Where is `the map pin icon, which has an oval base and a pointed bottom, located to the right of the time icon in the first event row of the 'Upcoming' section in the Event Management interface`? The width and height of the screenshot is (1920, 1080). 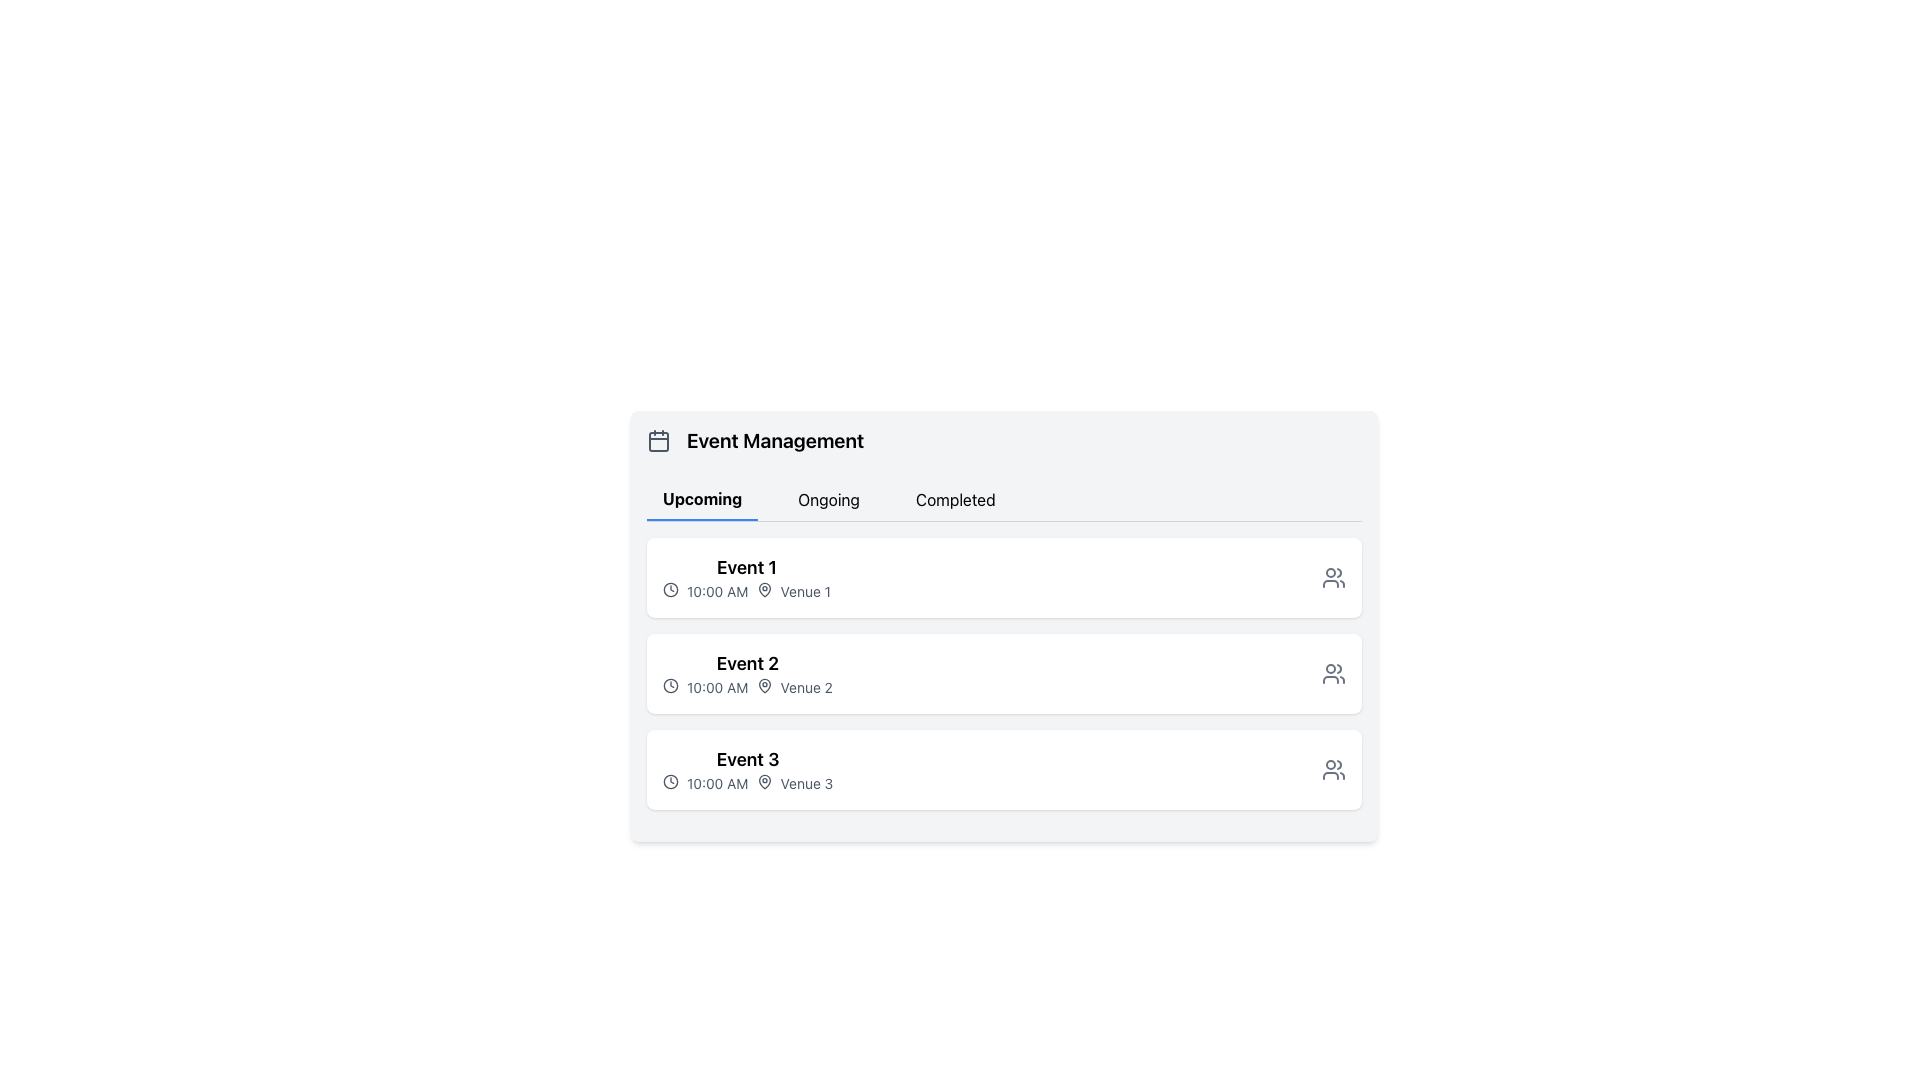 the map pin icon, which has an oval base and a pointed bottom, located to the right of the time icon in the first event row of the 'Upcoming' section in the Event Management interface is located at coordinates (763, 589).